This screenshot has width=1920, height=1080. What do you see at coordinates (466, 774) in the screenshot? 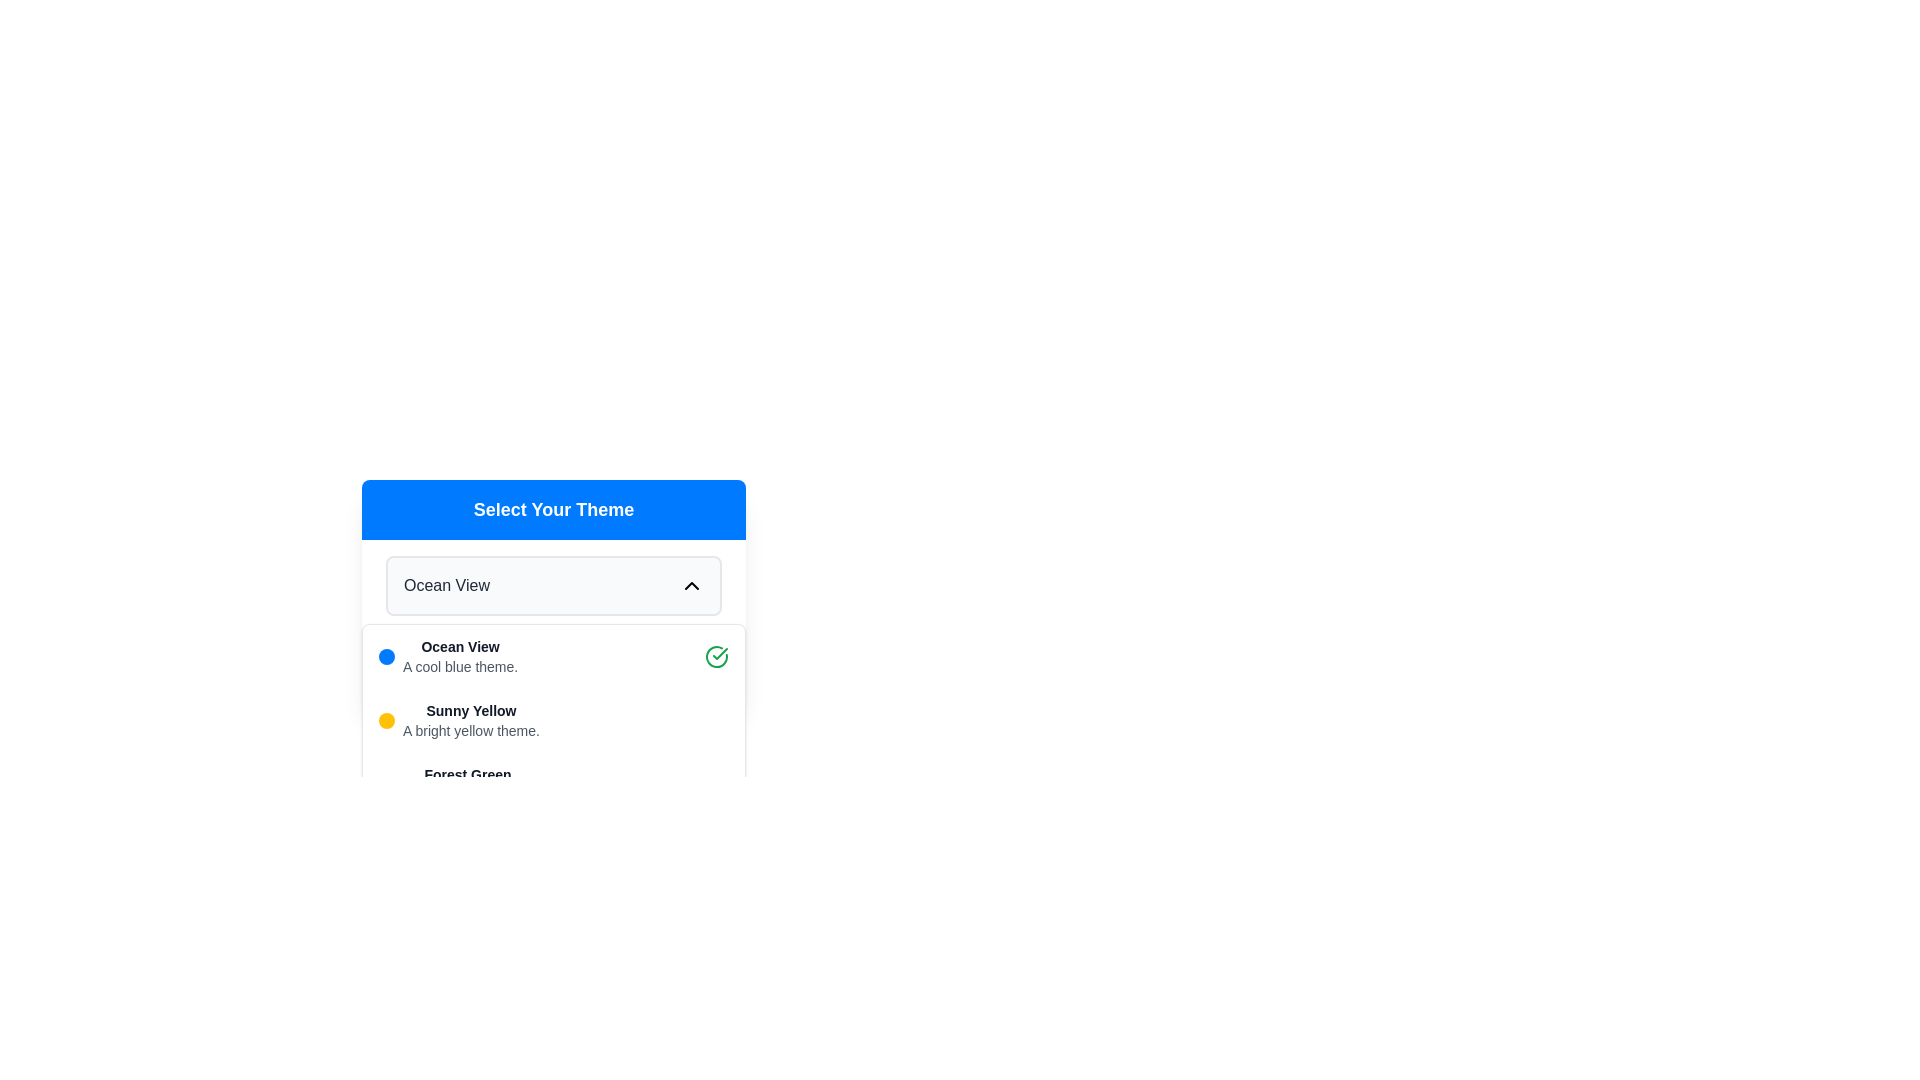
I see `text label 'Forest Green' which is styled in a bold font and positioned in the dropdown menu of the 'Select Your Theme' section as the title of the third listed theme` at bounding box center [466, 774].